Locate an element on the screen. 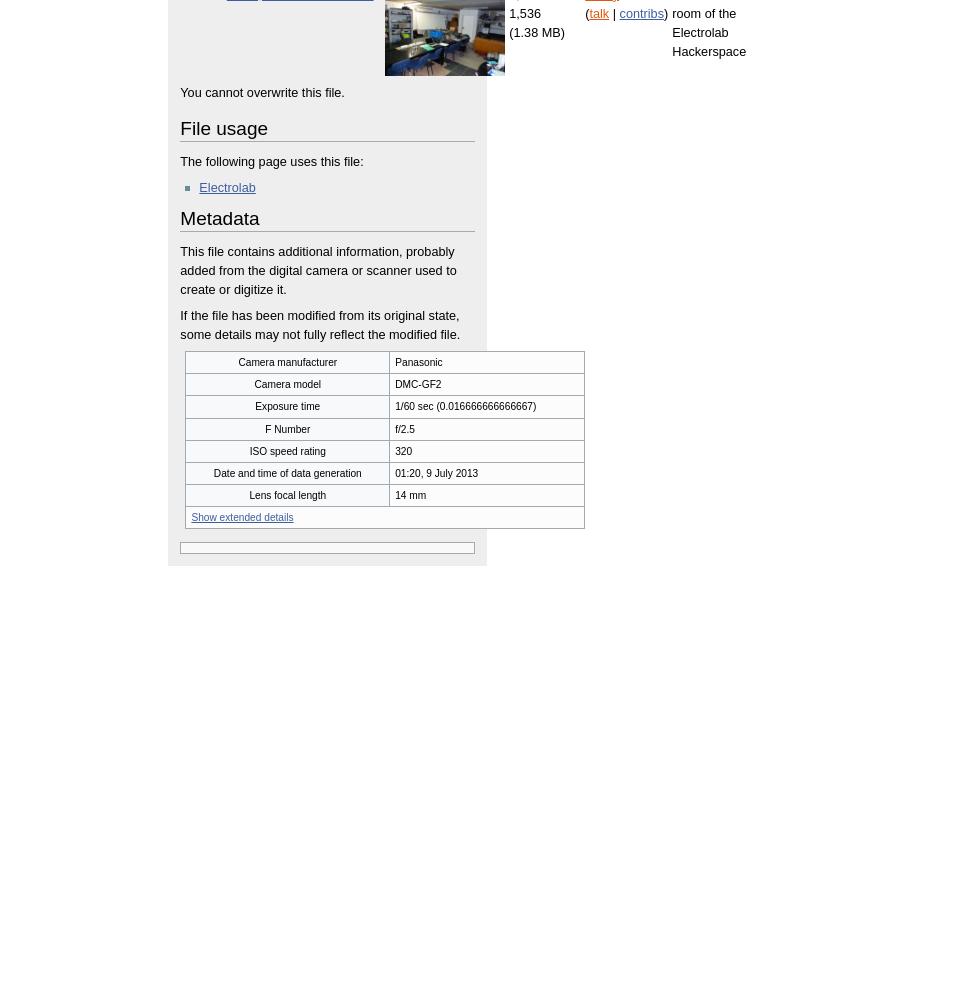 The width and height of the screenshot is (980, 1000). 'ISO speed rating' is located at coordinates (249, 449).